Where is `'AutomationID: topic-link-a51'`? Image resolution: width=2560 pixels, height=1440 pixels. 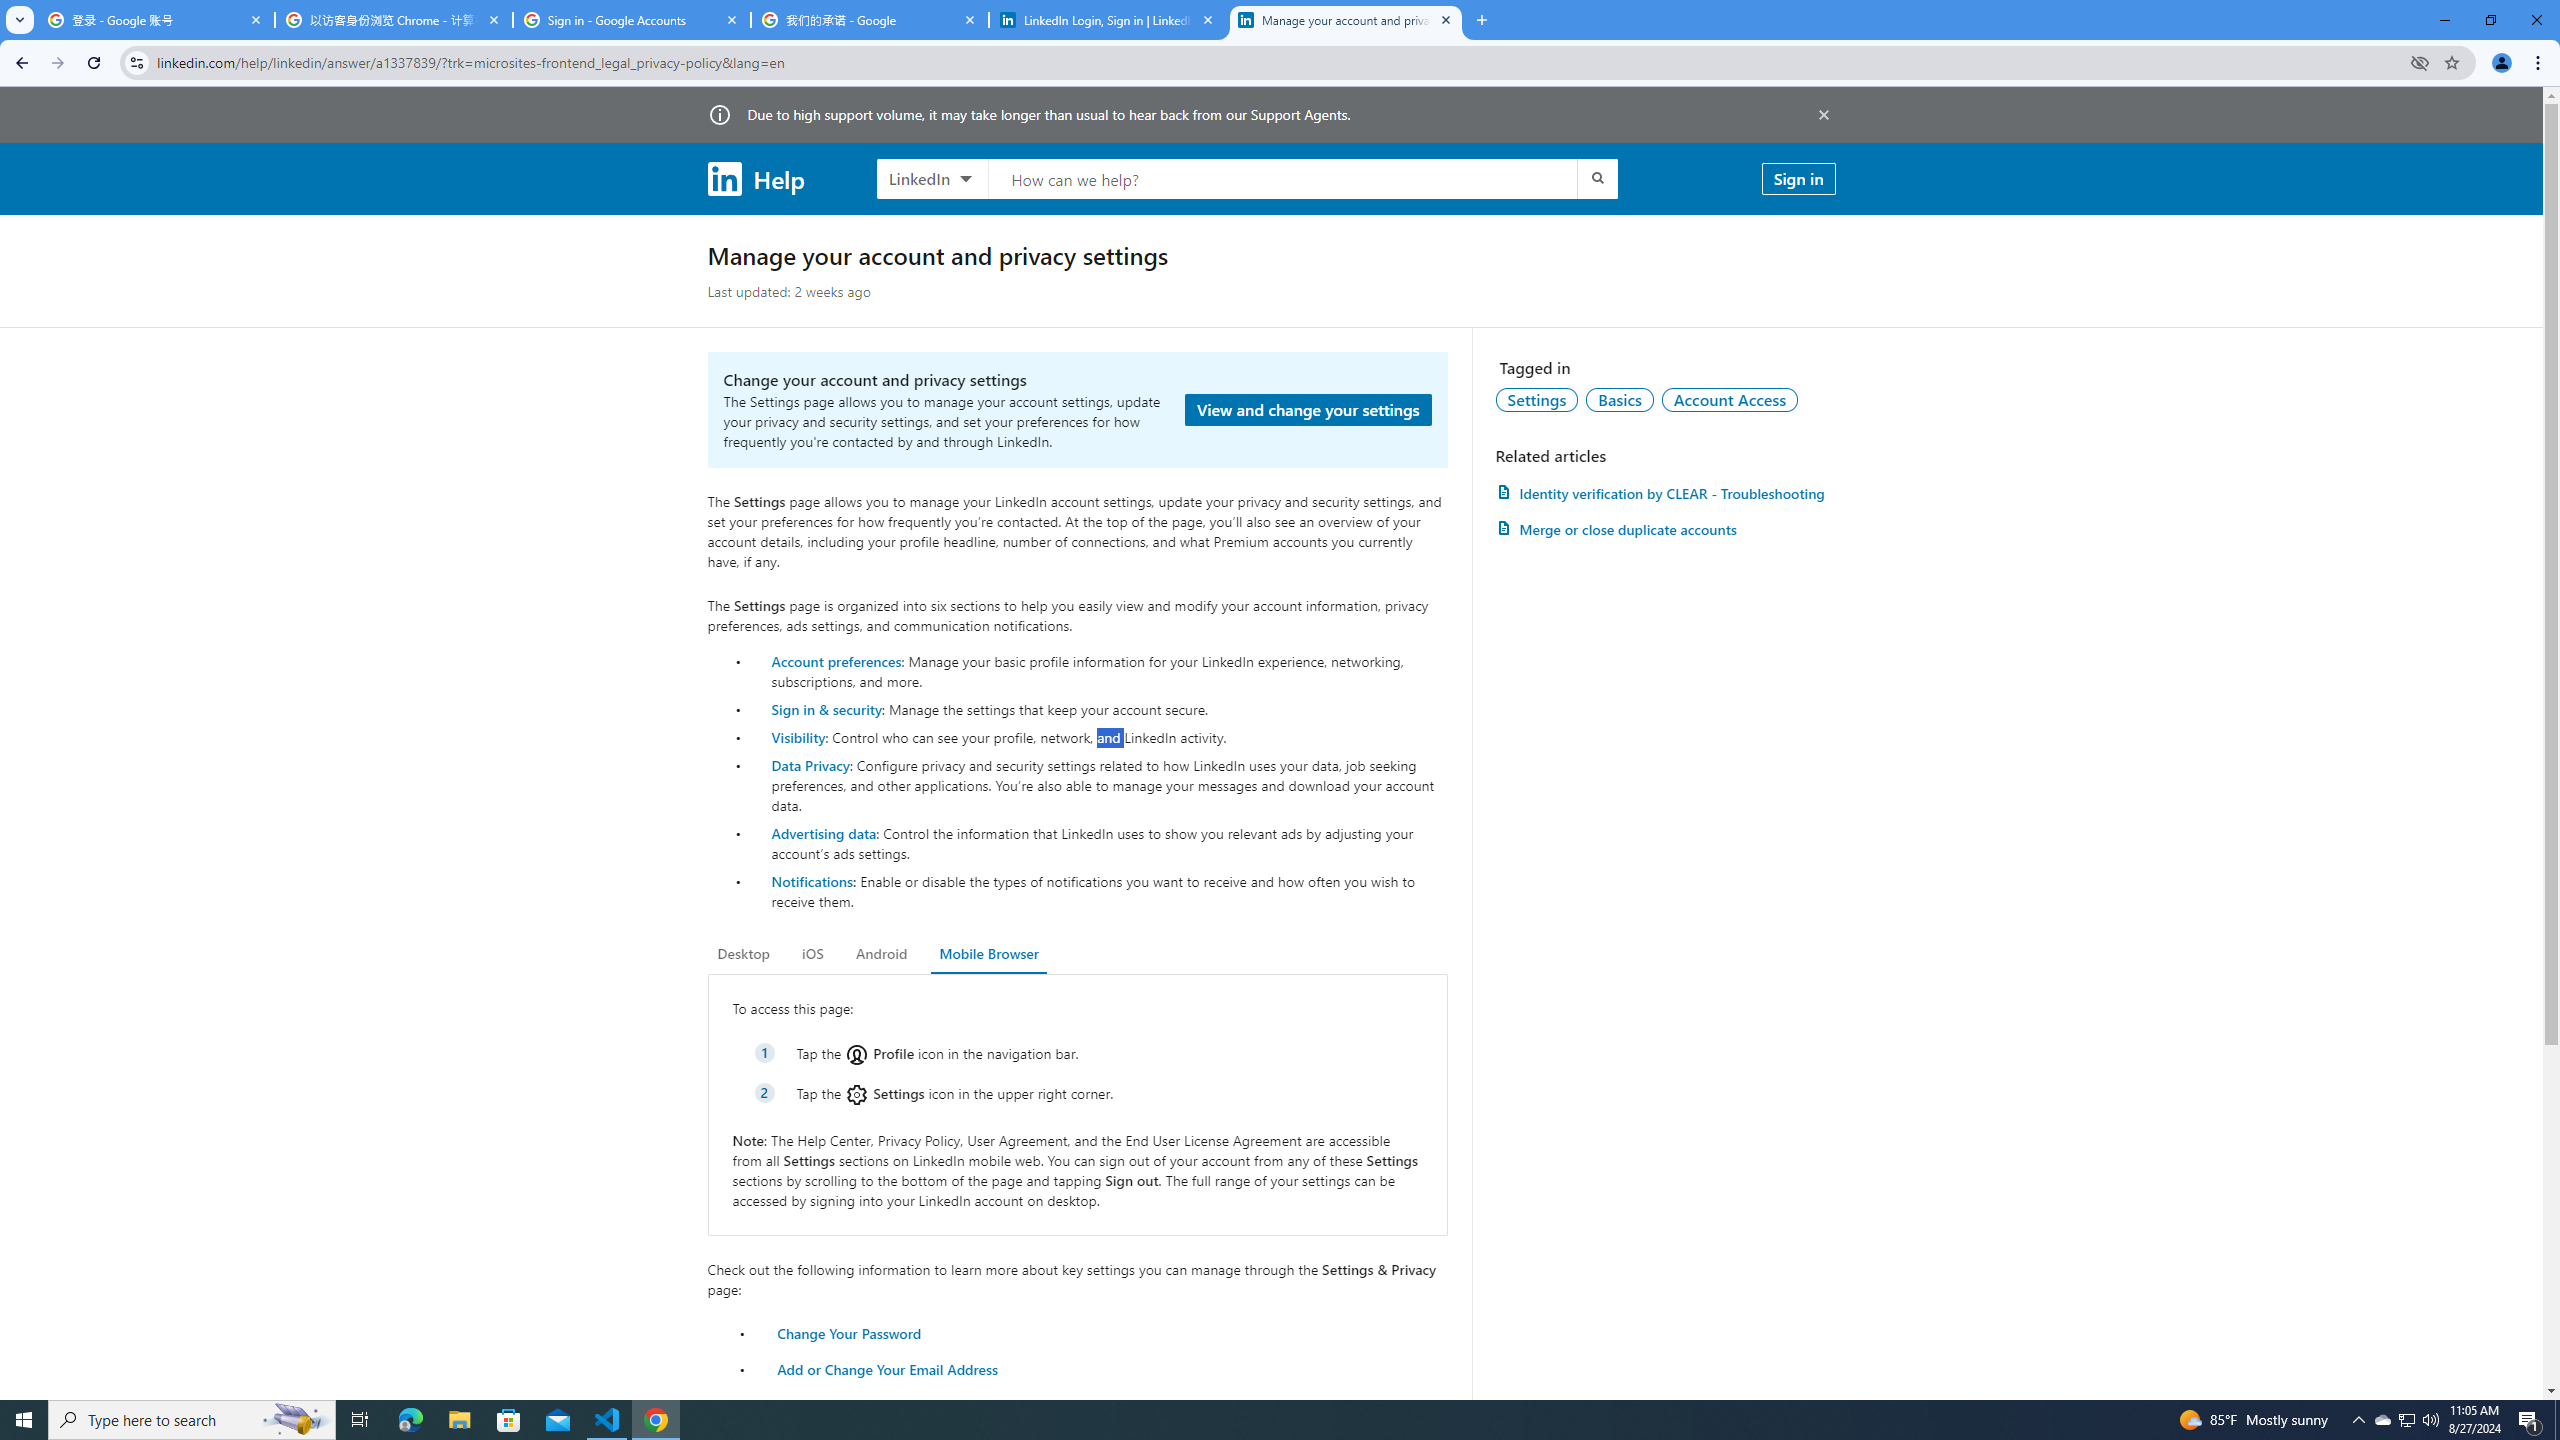 'AutomationID: topic-link-a51' is located at coordinates (1619, 398).